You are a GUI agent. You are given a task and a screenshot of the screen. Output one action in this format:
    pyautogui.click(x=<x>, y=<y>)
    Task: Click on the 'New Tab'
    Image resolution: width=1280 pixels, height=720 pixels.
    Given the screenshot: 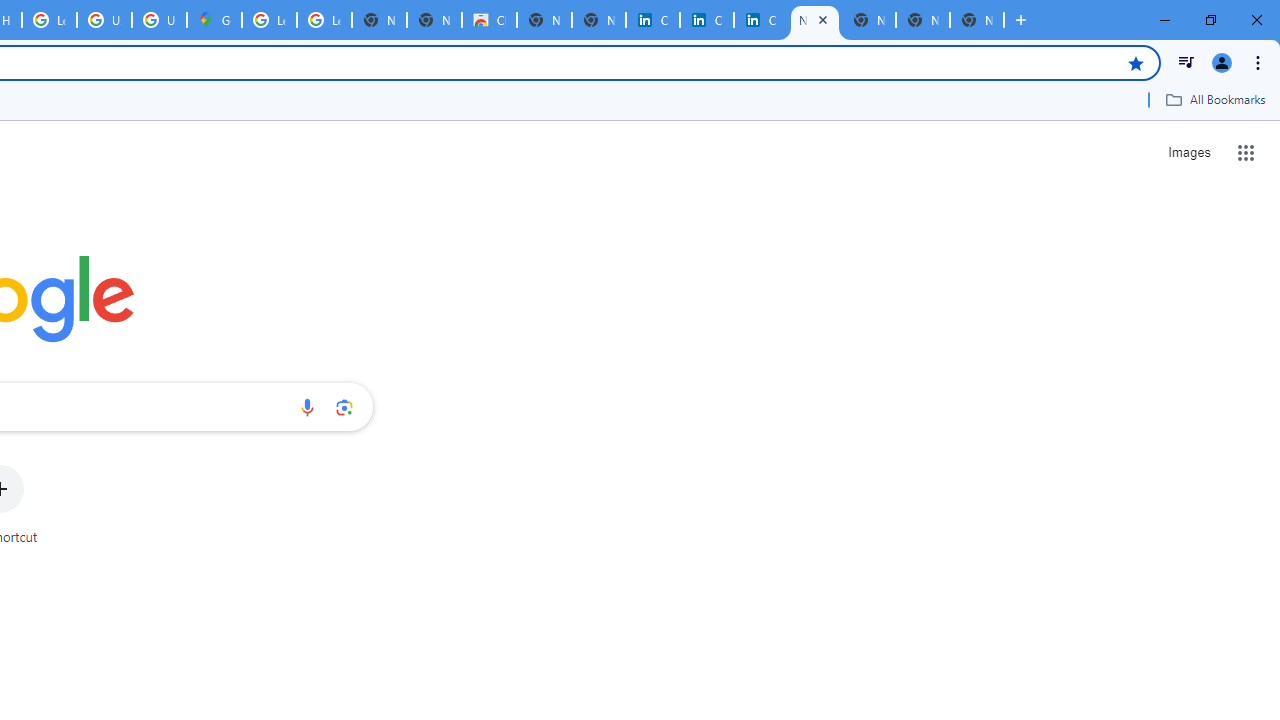 What is the action you would take?
    pyautogui.click(x=976, y=20)
    